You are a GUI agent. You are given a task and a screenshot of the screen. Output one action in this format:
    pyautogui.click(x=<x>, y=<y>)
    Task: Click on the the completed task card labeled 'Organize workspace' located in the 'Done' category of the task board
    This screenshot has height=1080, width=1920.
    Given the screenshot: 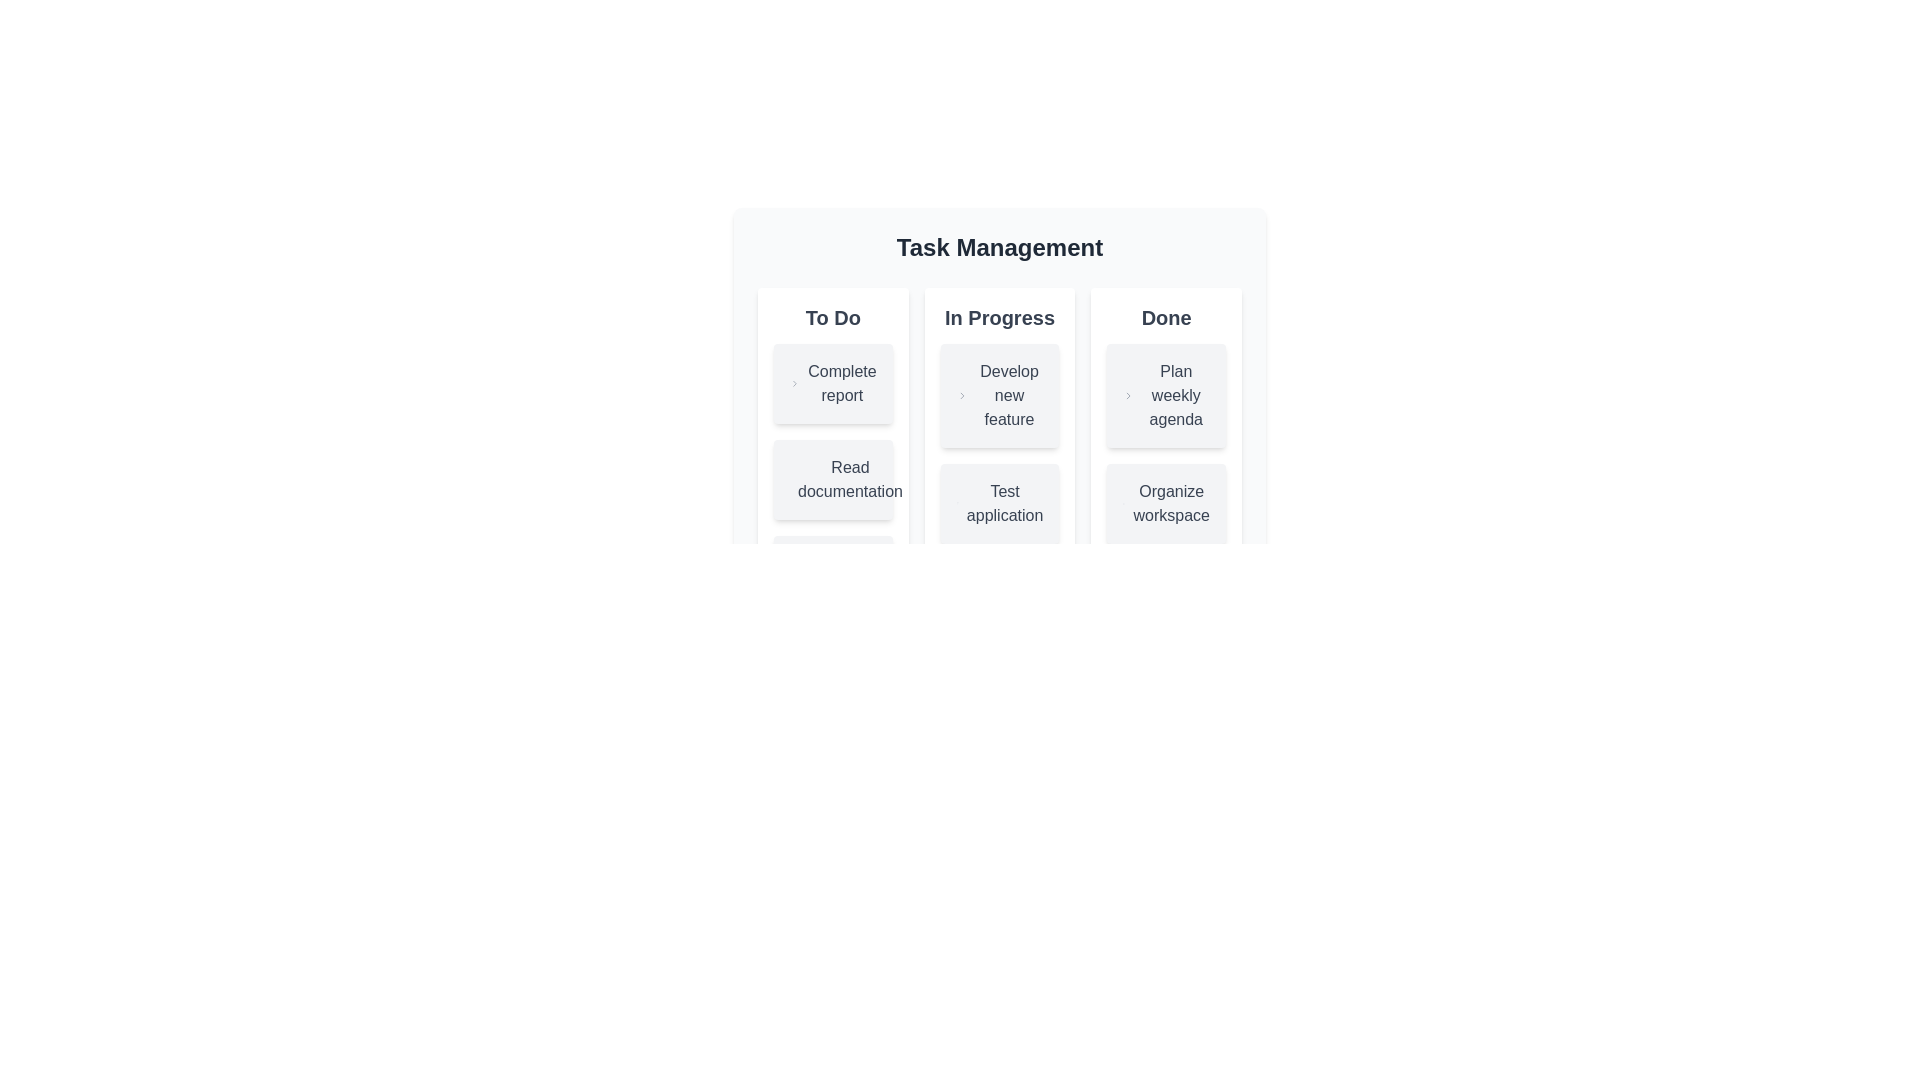 What is the action you would take?
    pyautogui.click(x=1166, y=471)
    